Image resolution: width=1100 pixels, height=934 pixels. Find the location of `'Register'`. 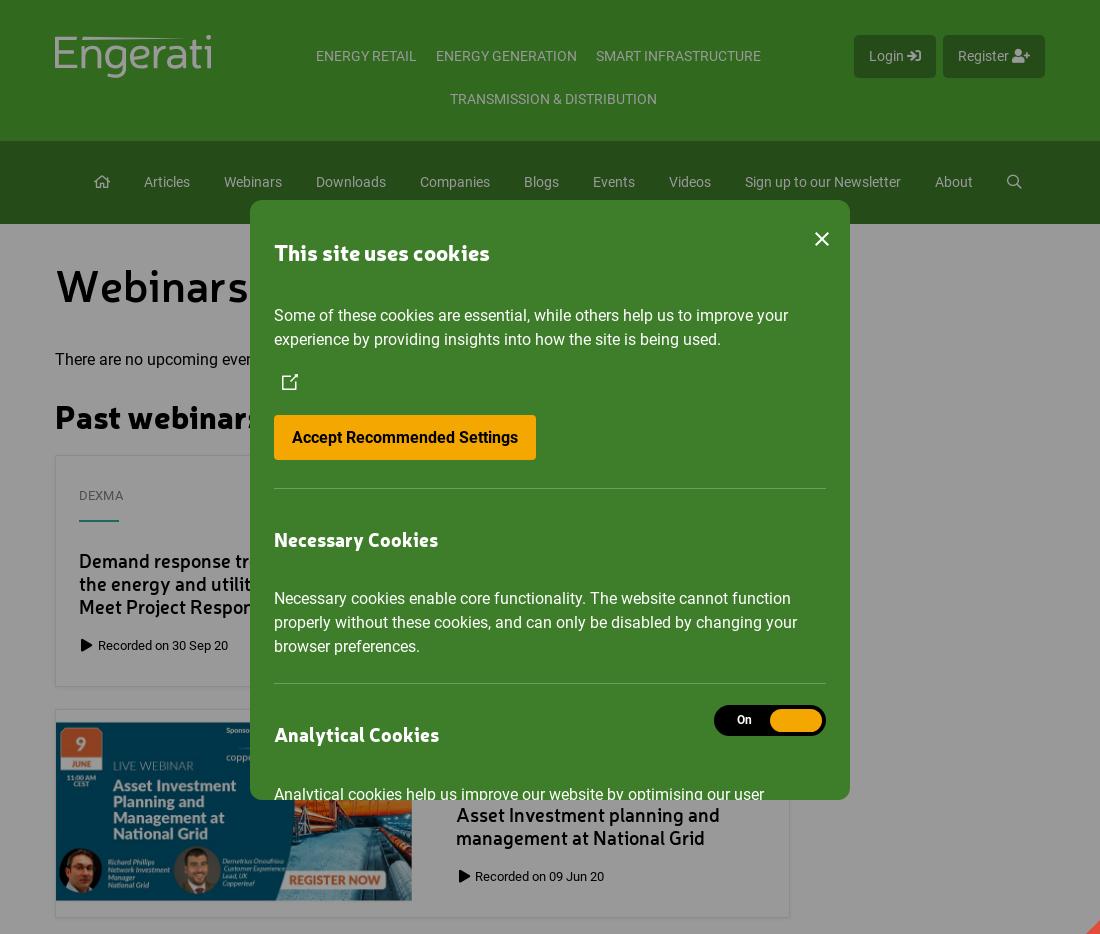

'Register' is located at coordinates (984, 56).